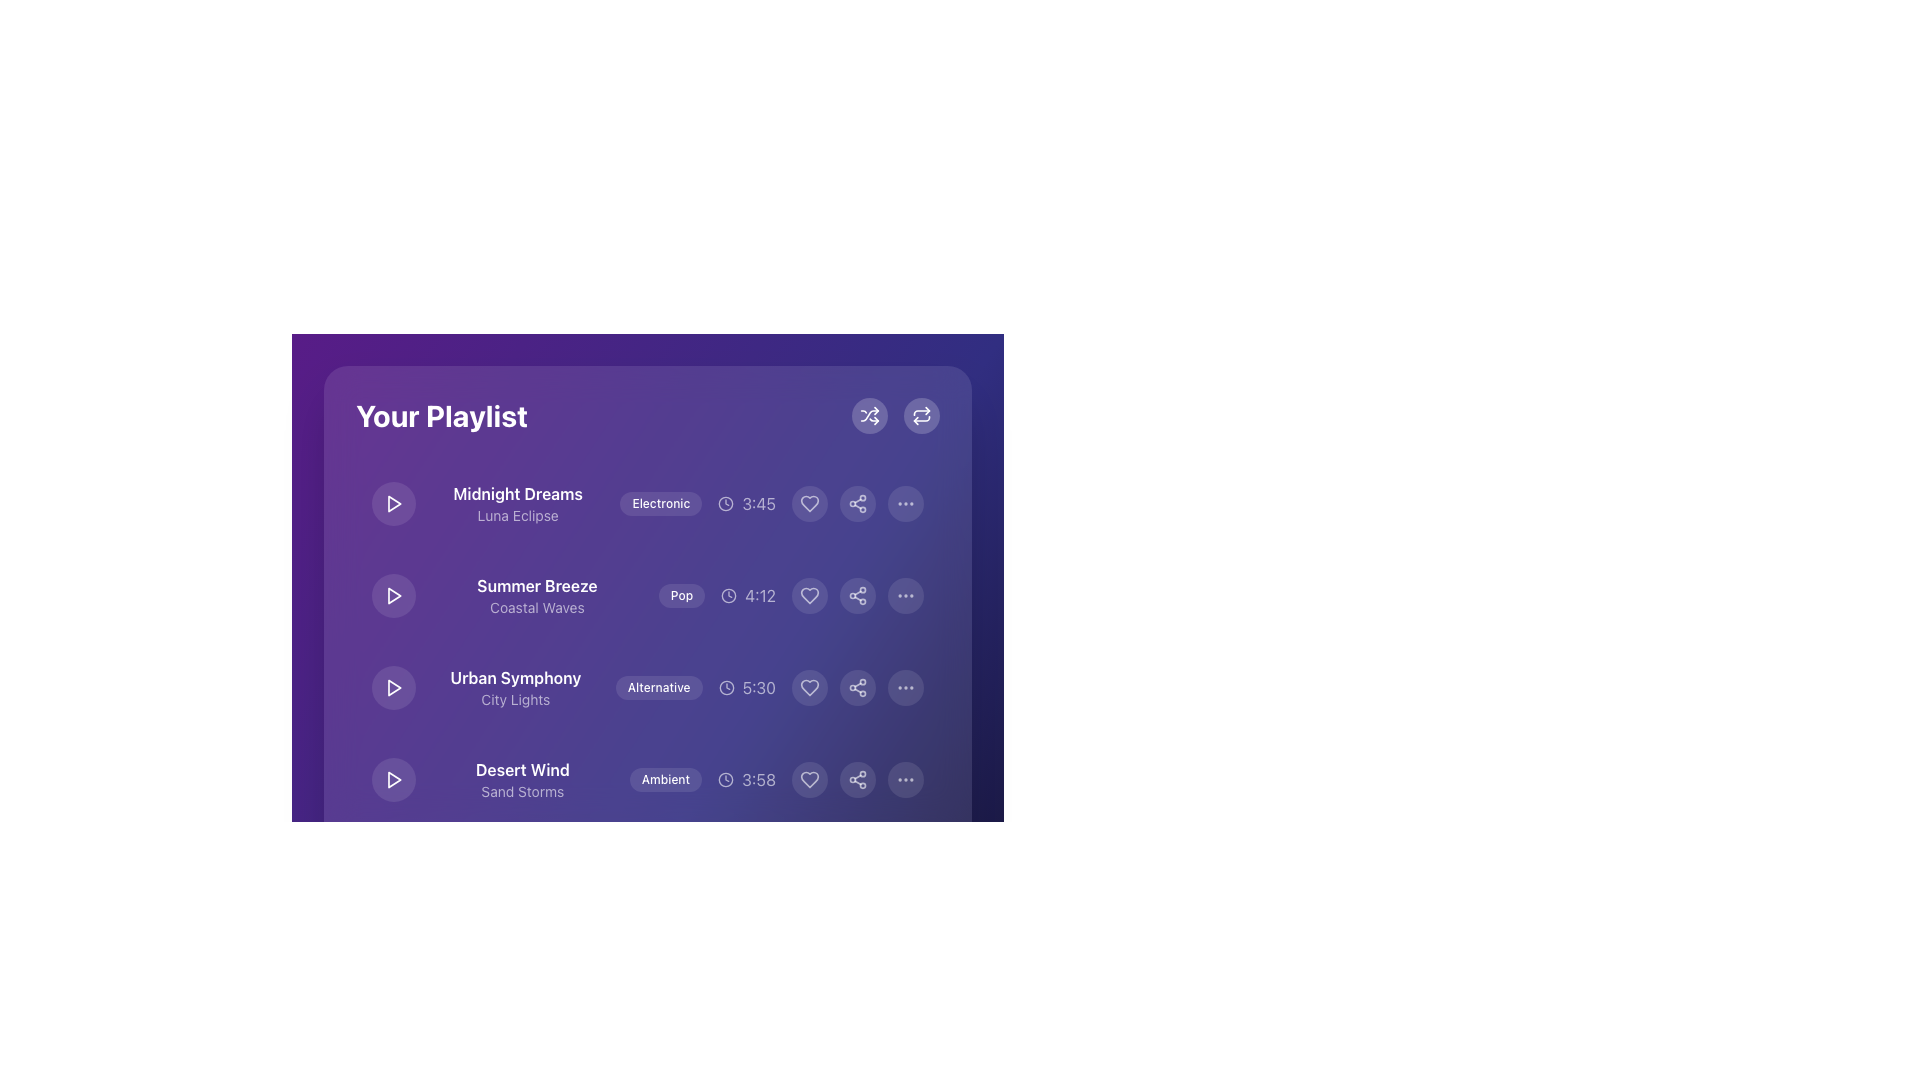  What do you see at coordinates (905, 870) in the screenshot?
I see `the circular cluster button with three dots at the end of the third row of controls in the playlist interface` at bounding box center [905, 870].